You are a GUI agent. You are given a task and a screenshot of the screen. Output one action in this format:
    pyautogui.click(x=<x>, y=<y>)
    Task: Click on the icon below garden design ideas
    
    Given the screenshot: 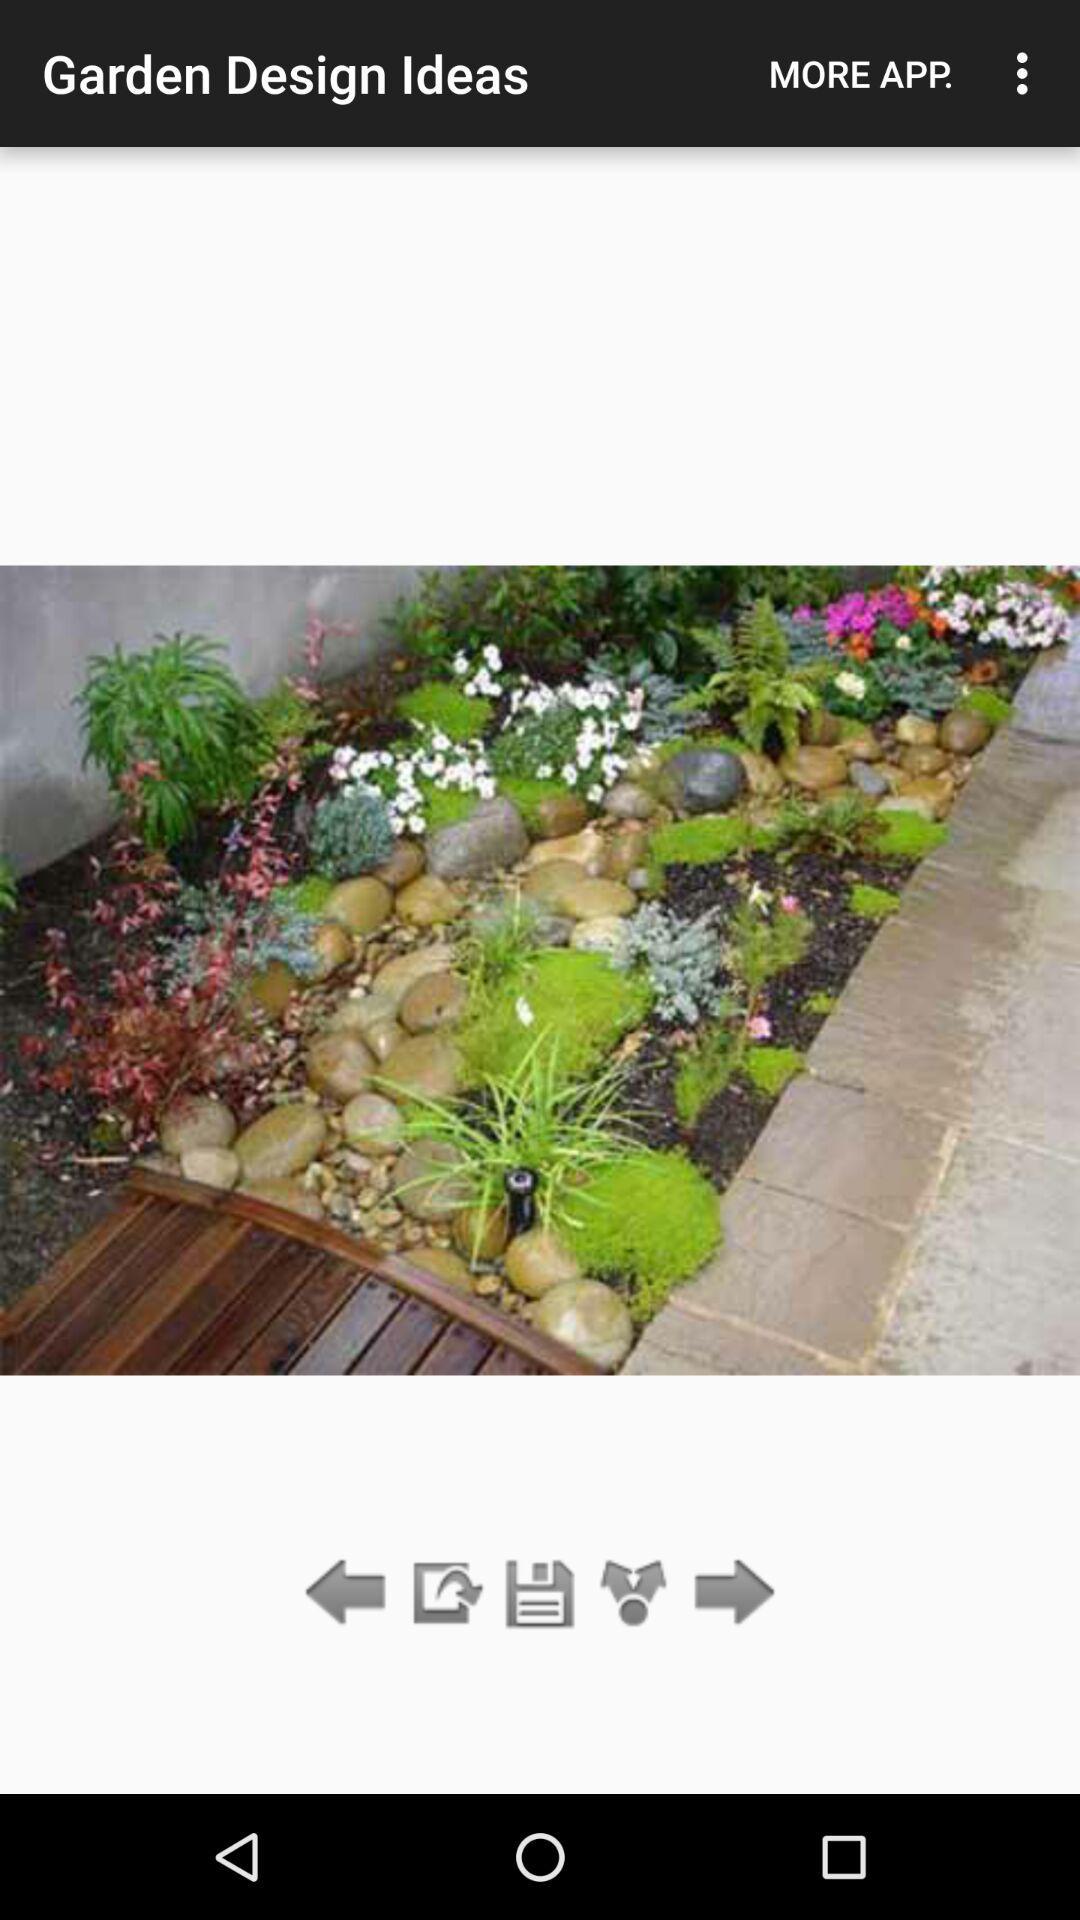 What is the action you would take?
    pyautogui.click(x=540, y=1593)
    